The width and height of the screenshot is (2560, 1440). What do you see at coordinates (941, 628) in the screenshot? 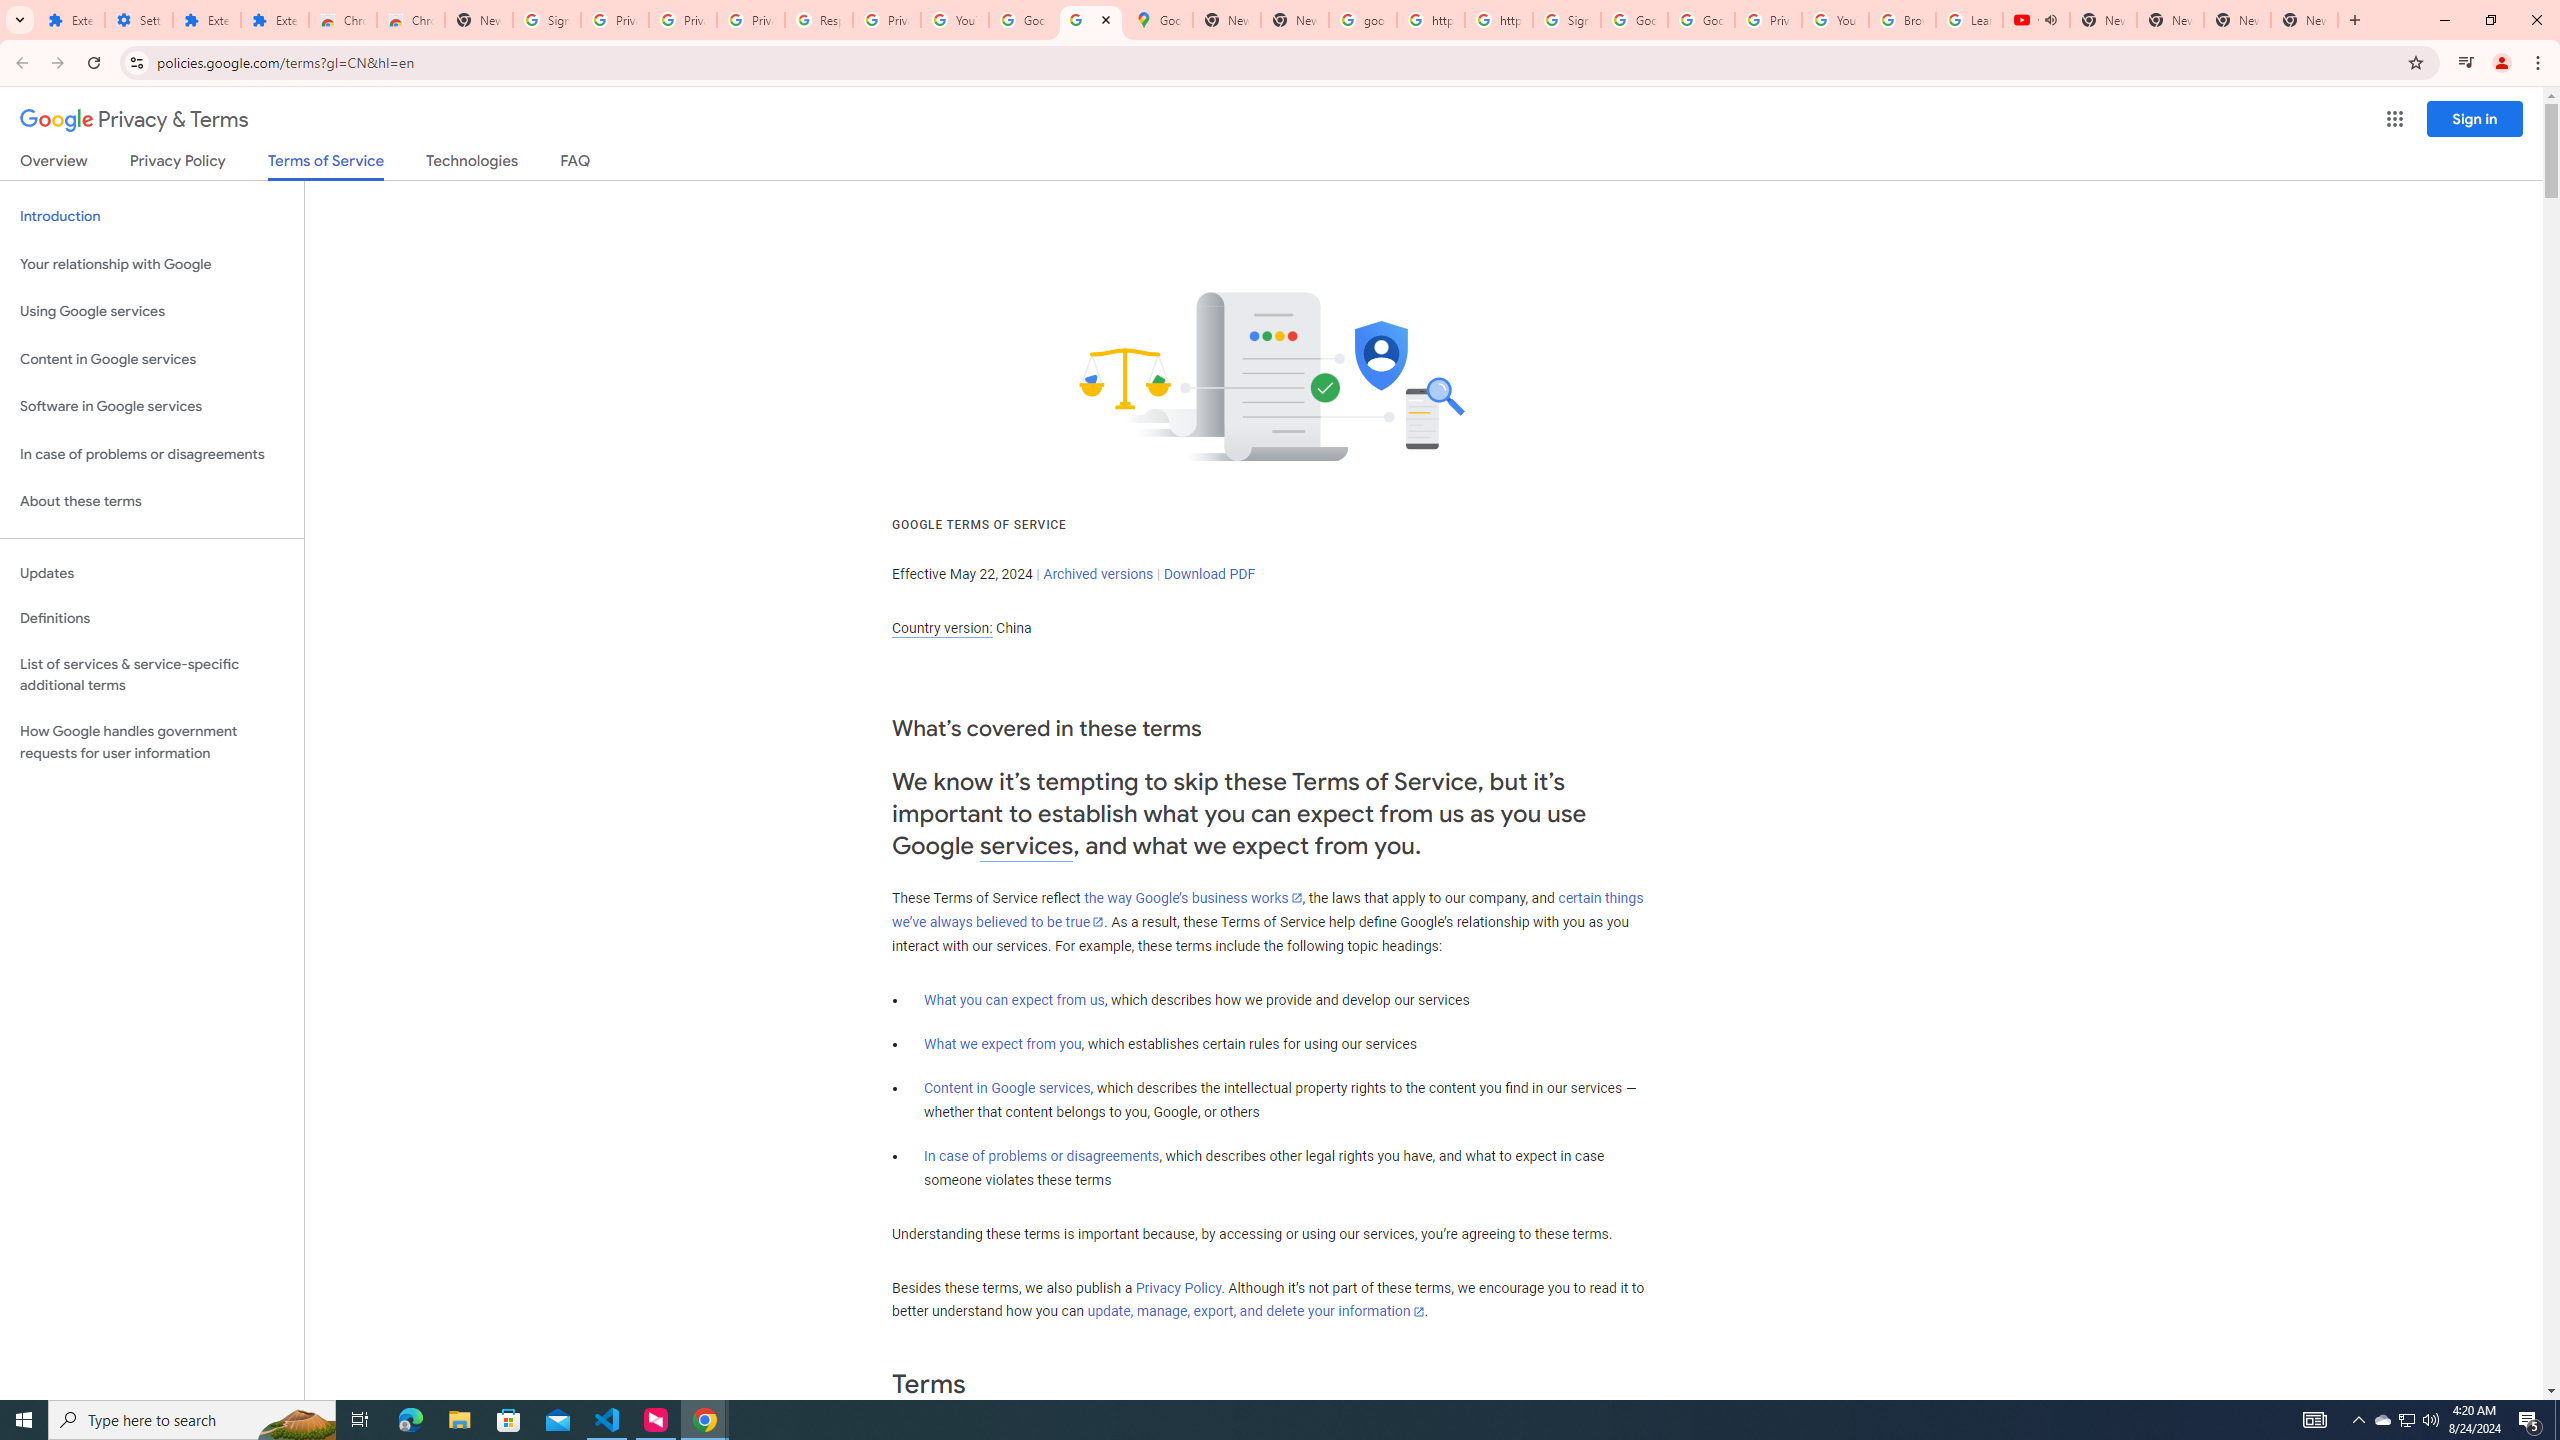
I see `'Country version:'` at bounding box center [941, 628].